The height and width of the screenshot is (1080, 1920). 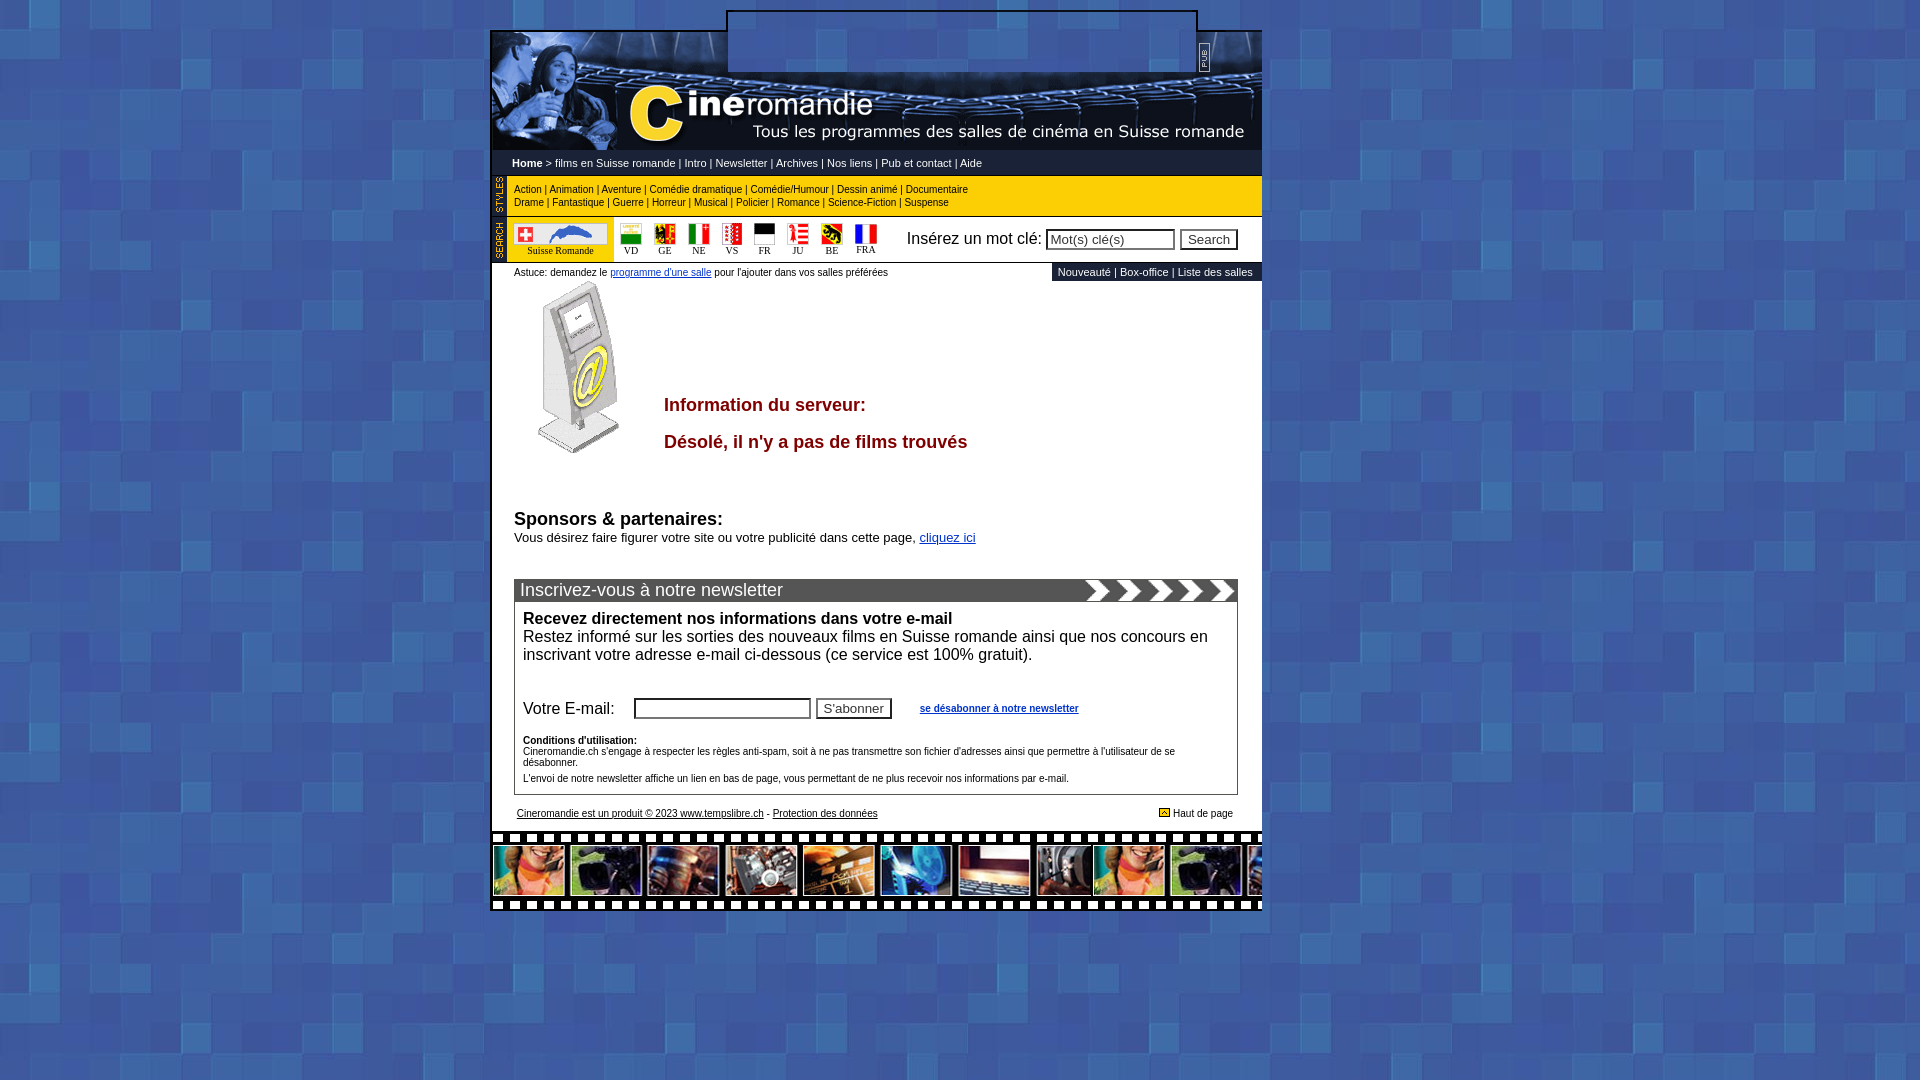 What do you see at coordinates (970, 161) in the screenshot?
I see `'Aide'` at bounding box center [970, 161].